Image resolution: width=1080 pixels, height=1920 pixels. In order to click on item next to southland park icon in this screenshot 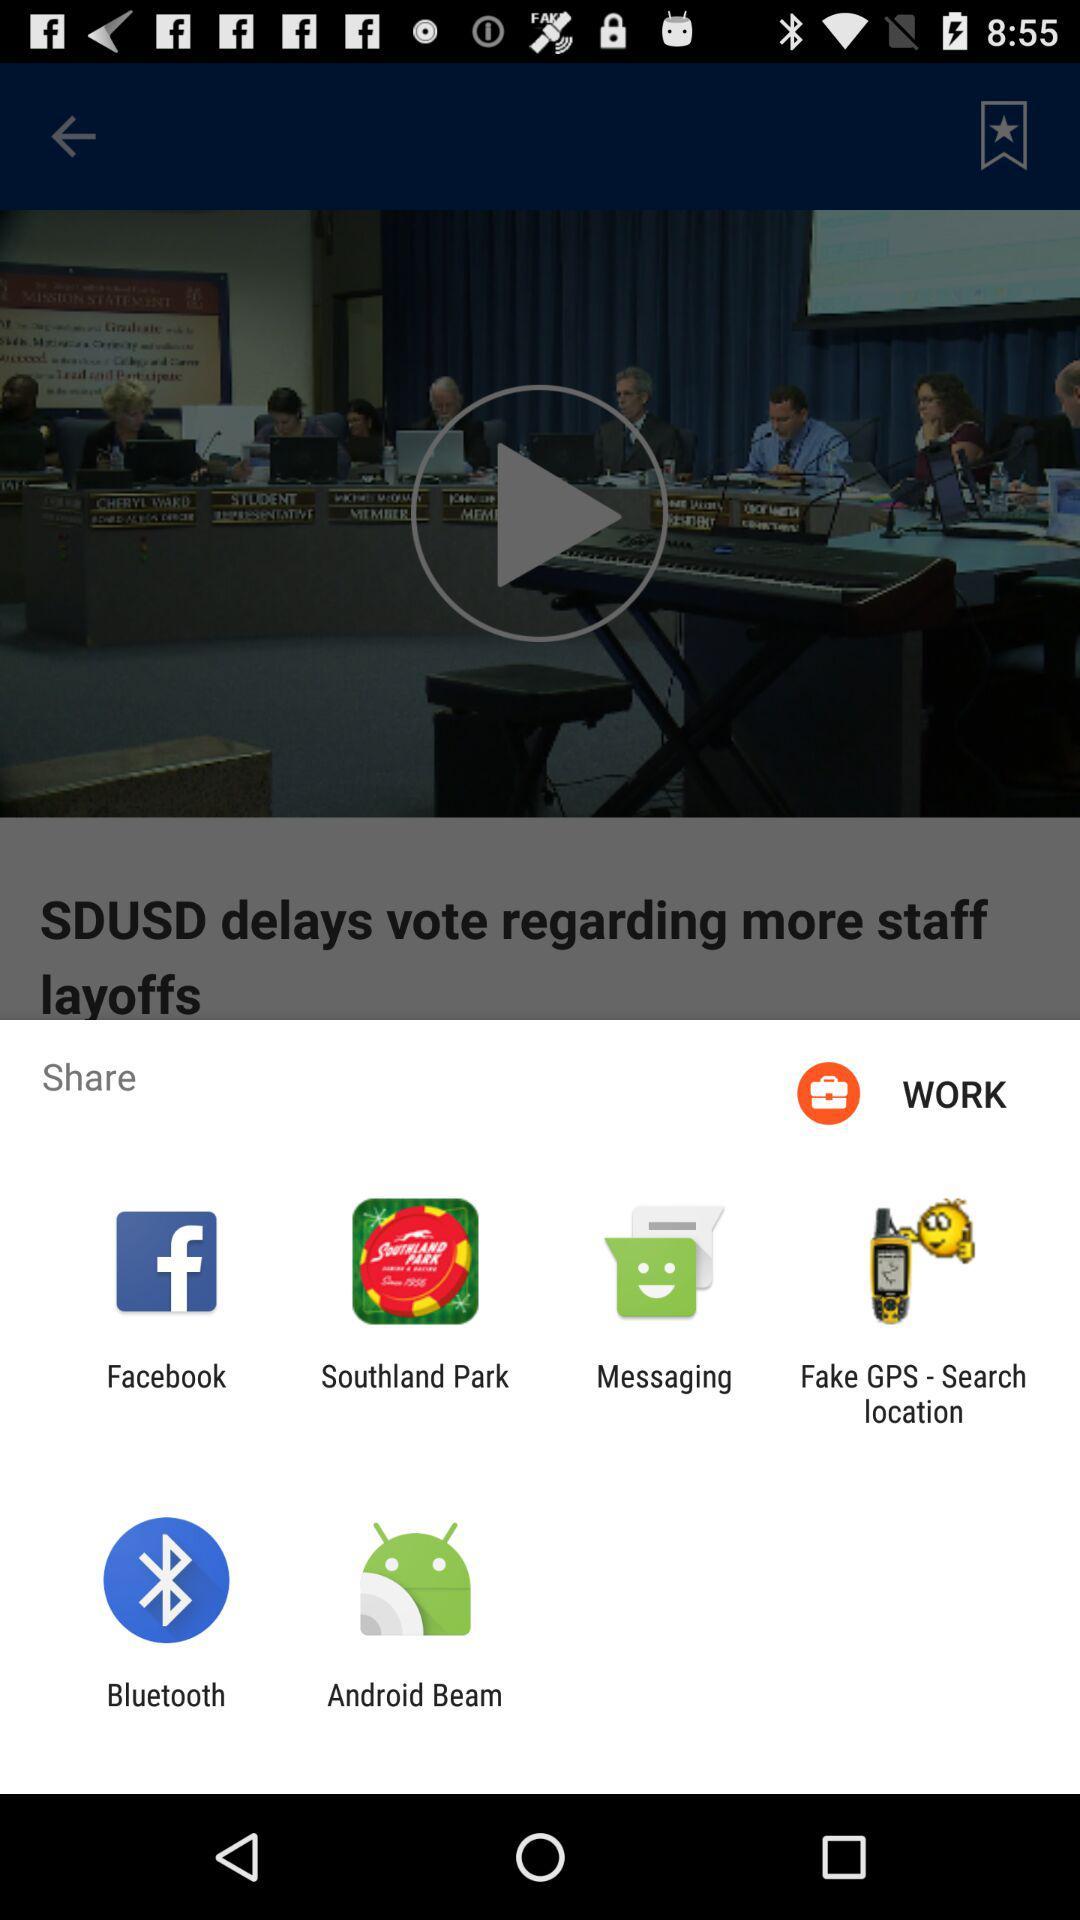, I will do `click(664, 1392)`.